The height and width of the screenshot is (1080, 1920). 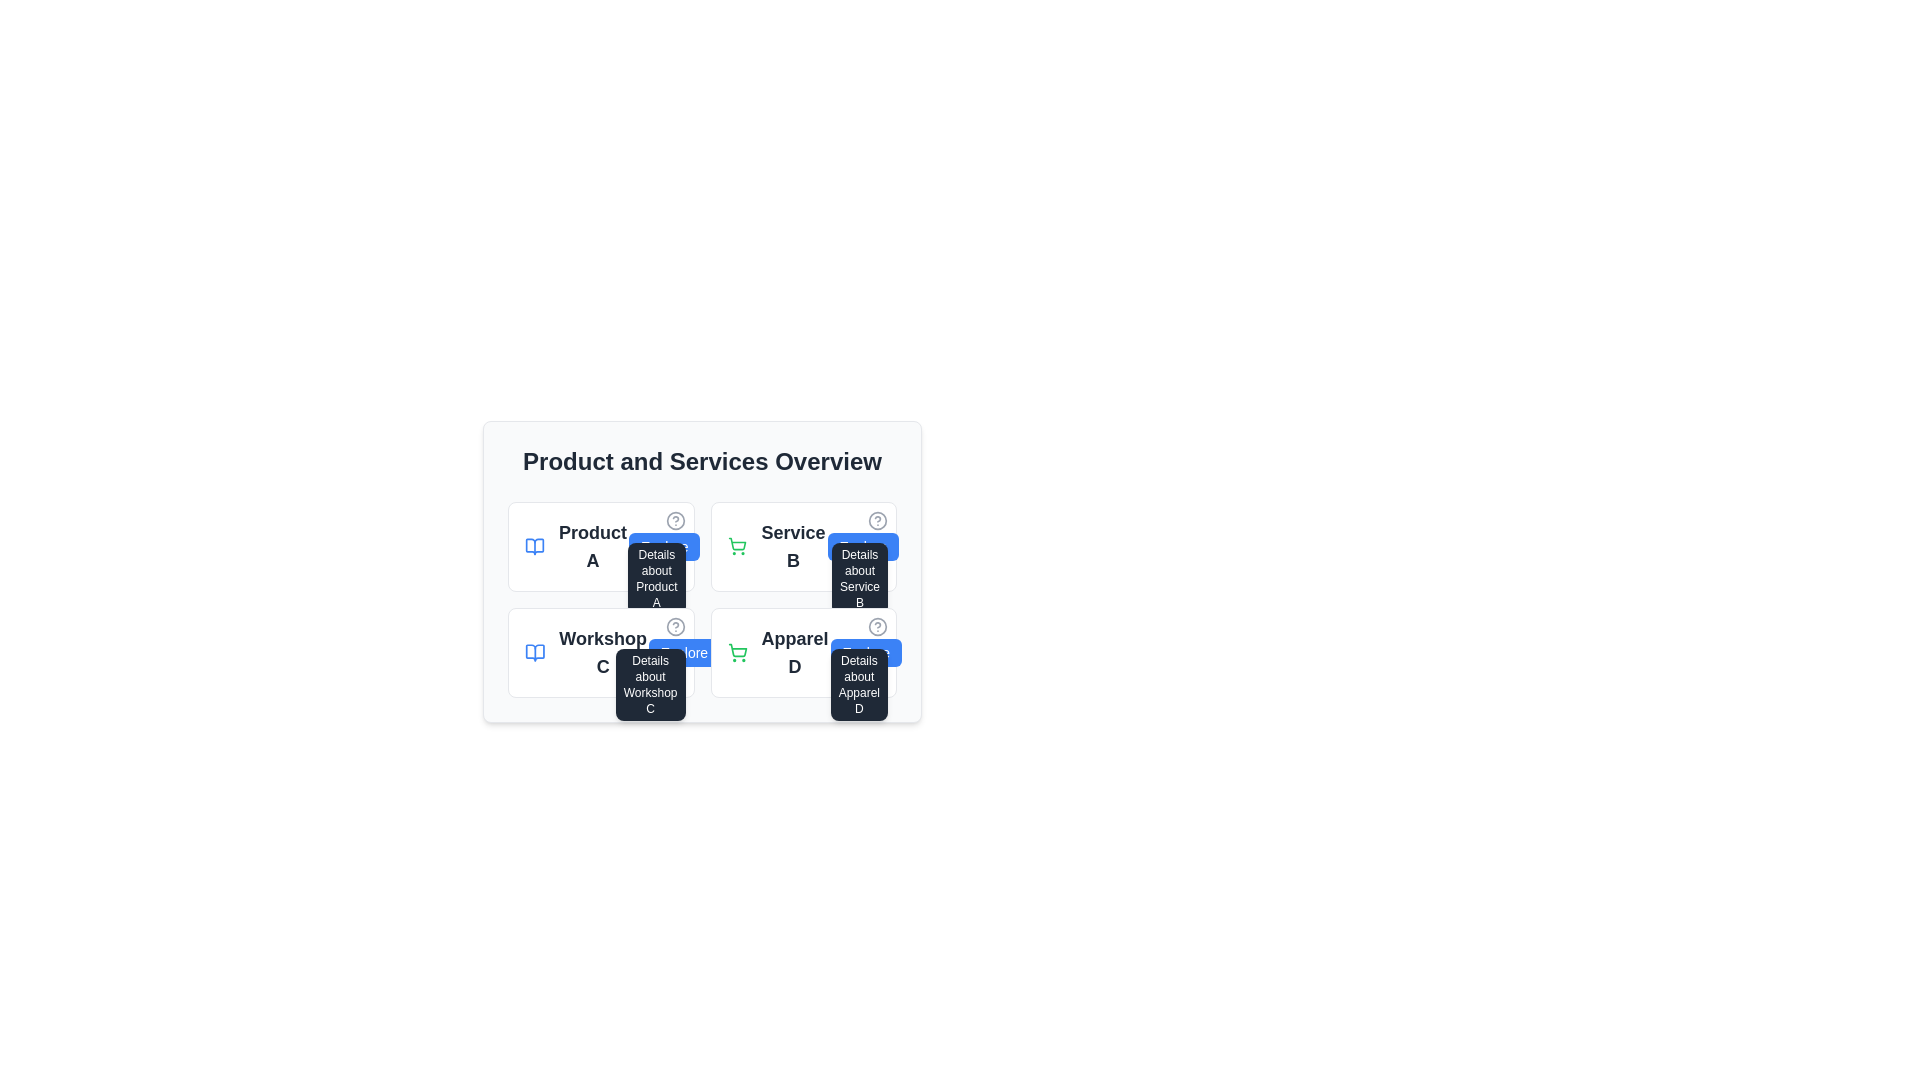 What do you see at coordinates (592, 547) in the screenshot?
I see `text label 'Product A' which is positioned at the top-left of the product grid, next to an open book icon` at bounding box center [592, 547].